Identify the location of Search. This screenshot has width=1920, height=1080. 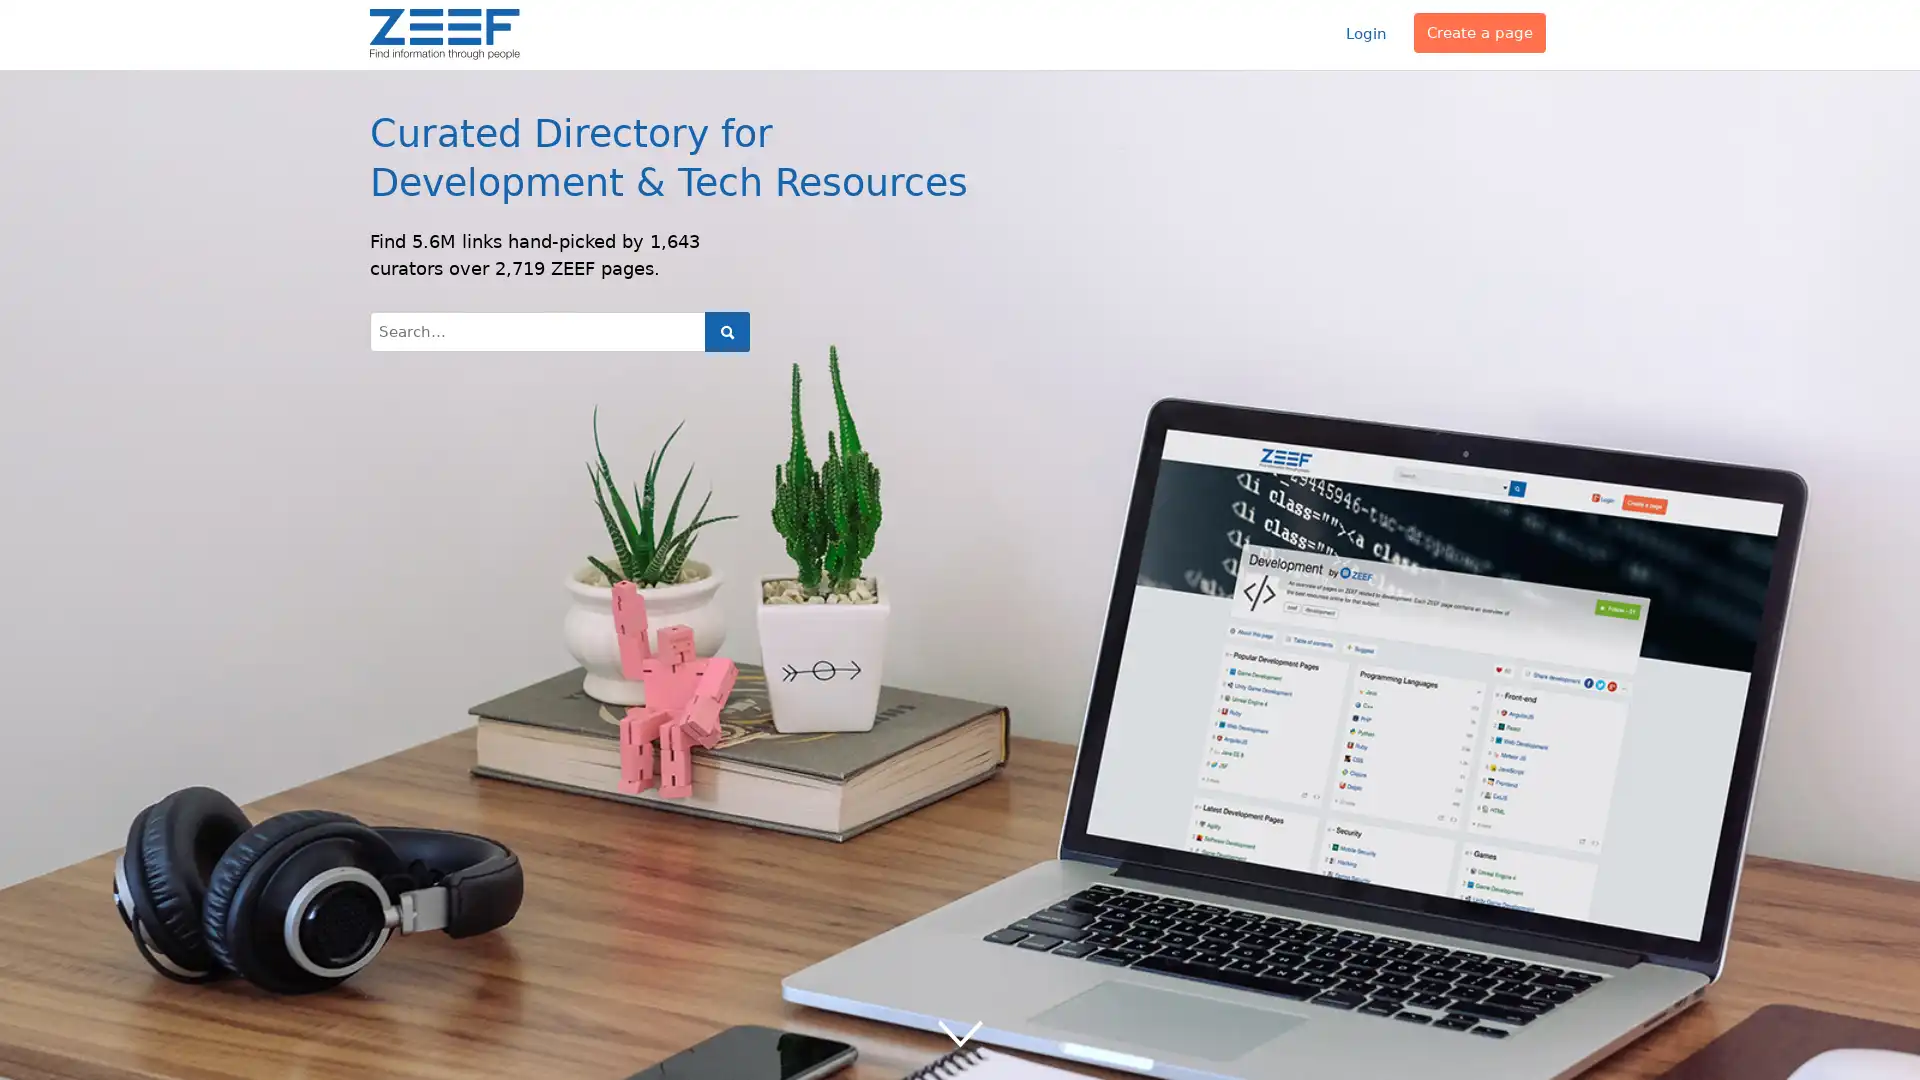
(726, 330).